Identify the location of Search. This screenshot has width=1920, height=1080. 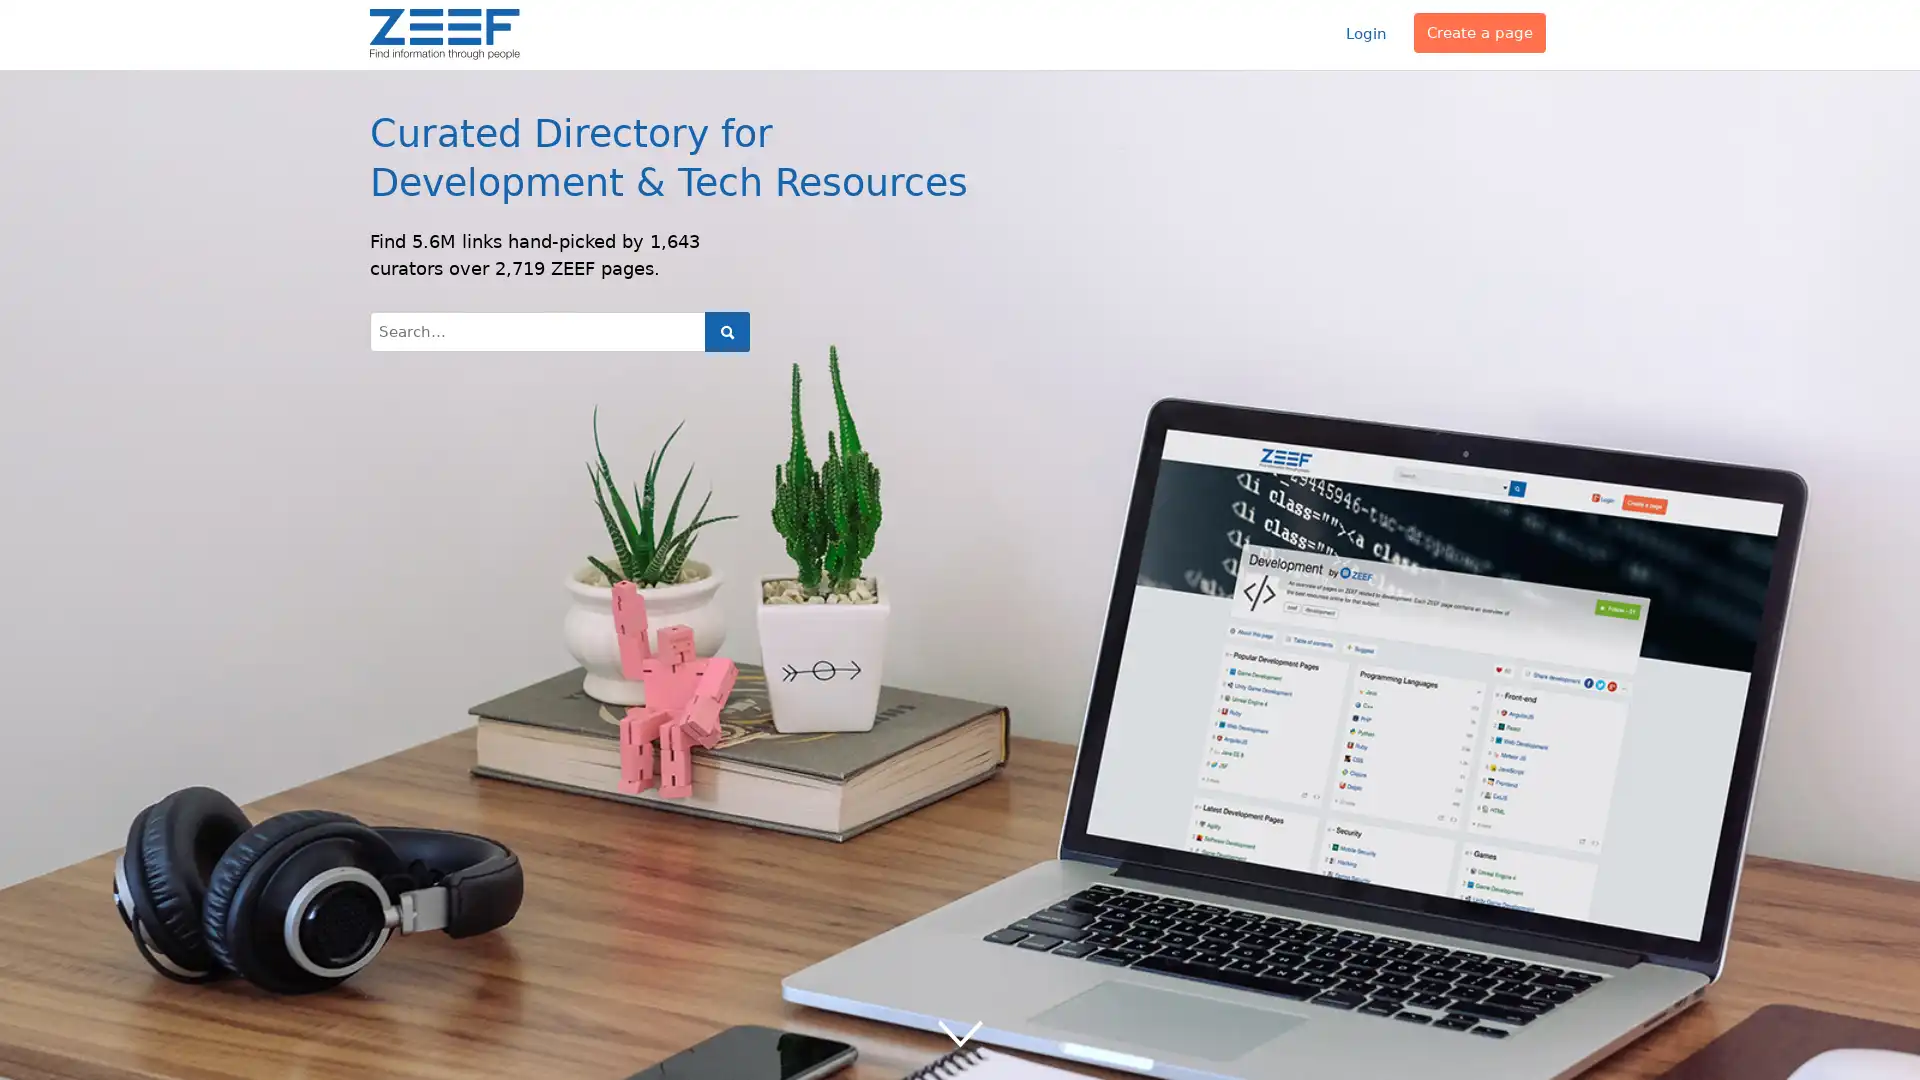
(726, 330).